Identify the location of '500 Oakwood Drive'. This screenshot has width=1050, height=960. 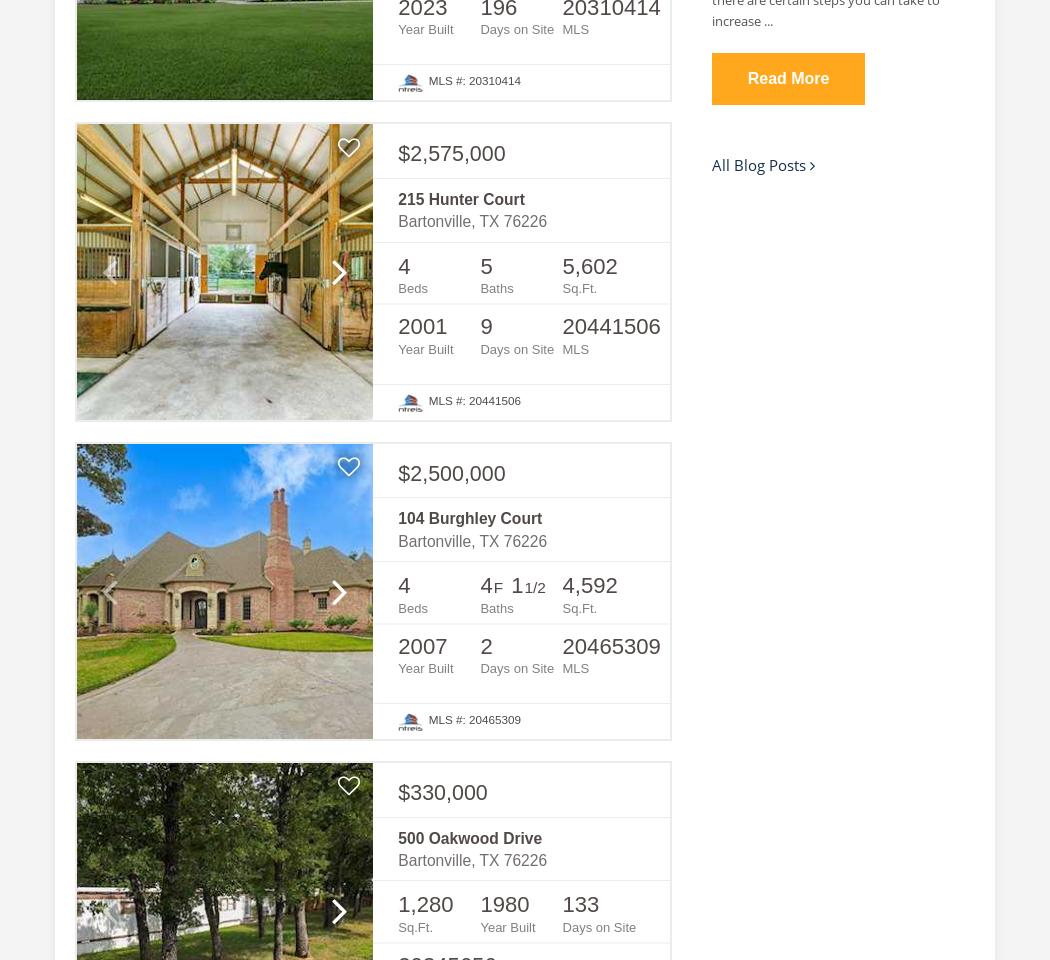
(397, 837).